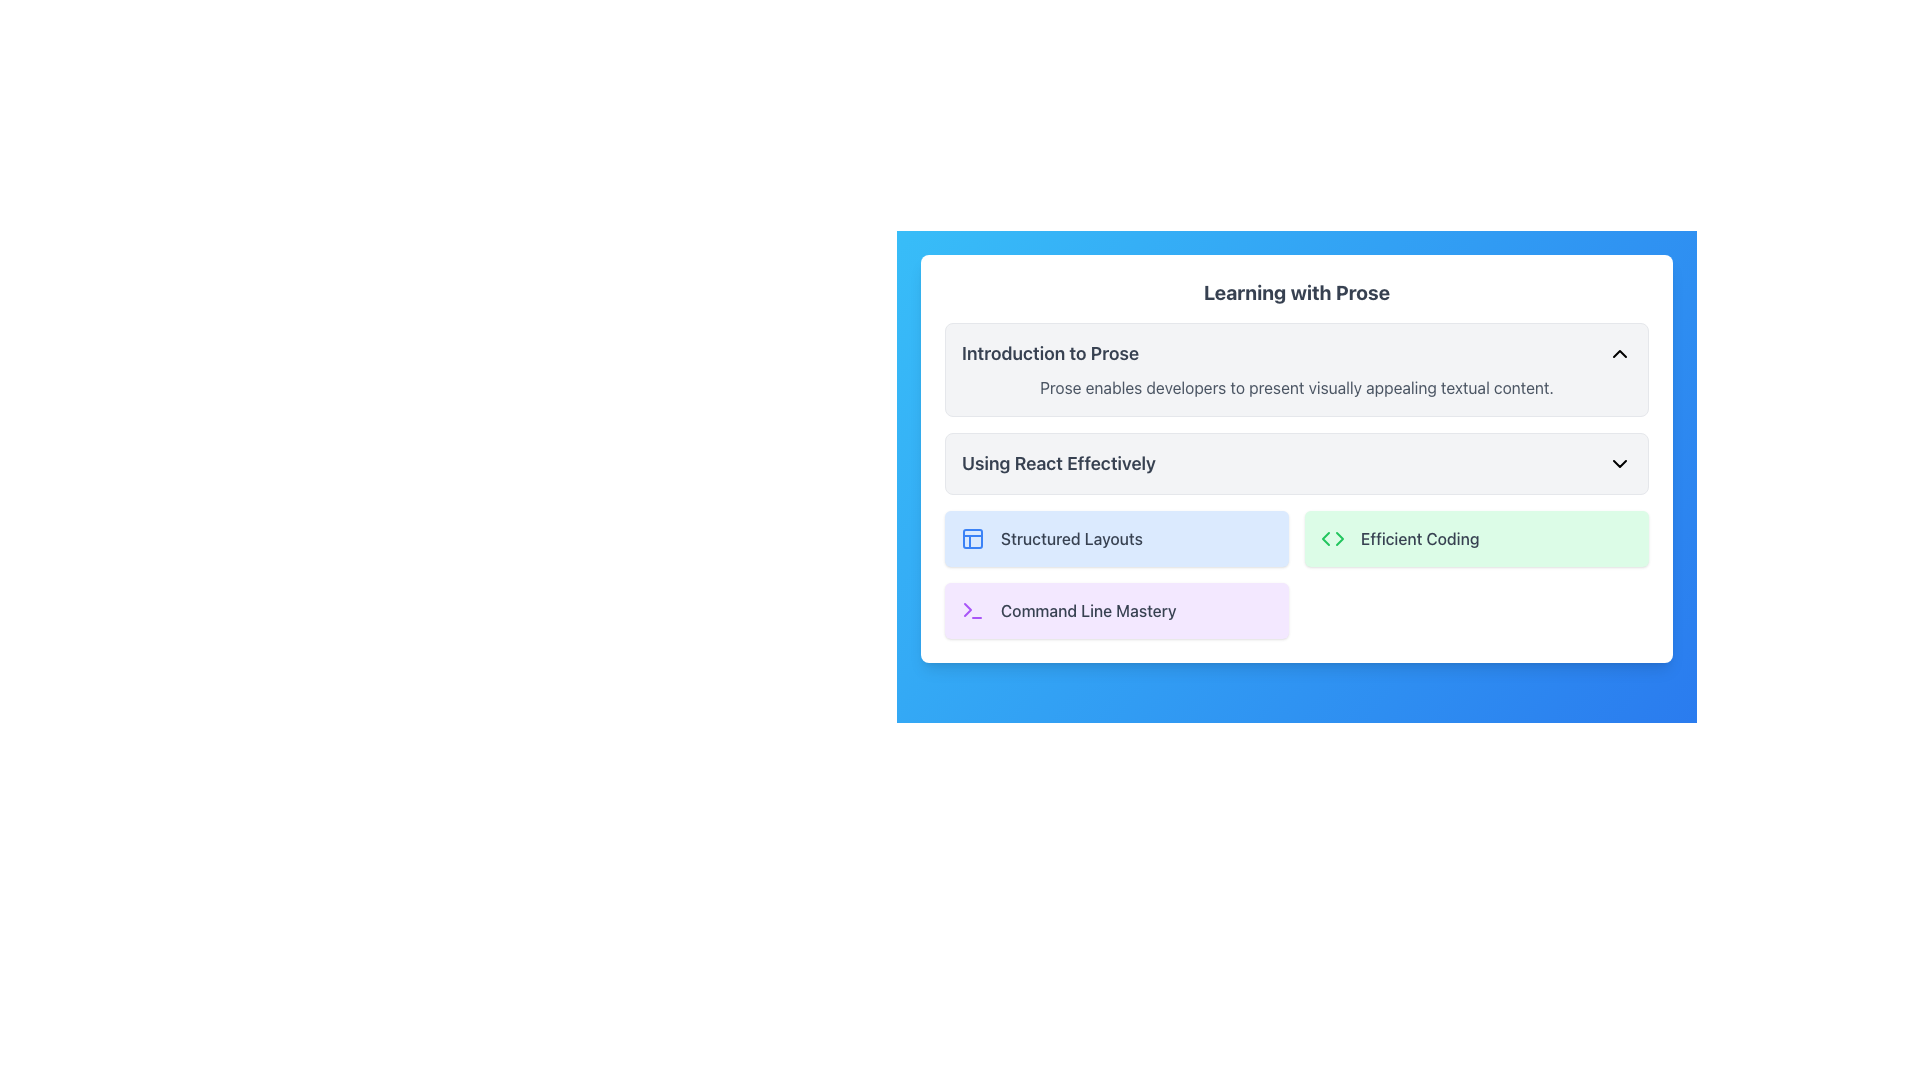  Describe the element at coordinates (1620, 463) in the screenshot. I see `the Dropdown trigger element, which is represented by a downward-facing chevron icon located on the top-right side of the 'Using React Effectively' section` at that location.